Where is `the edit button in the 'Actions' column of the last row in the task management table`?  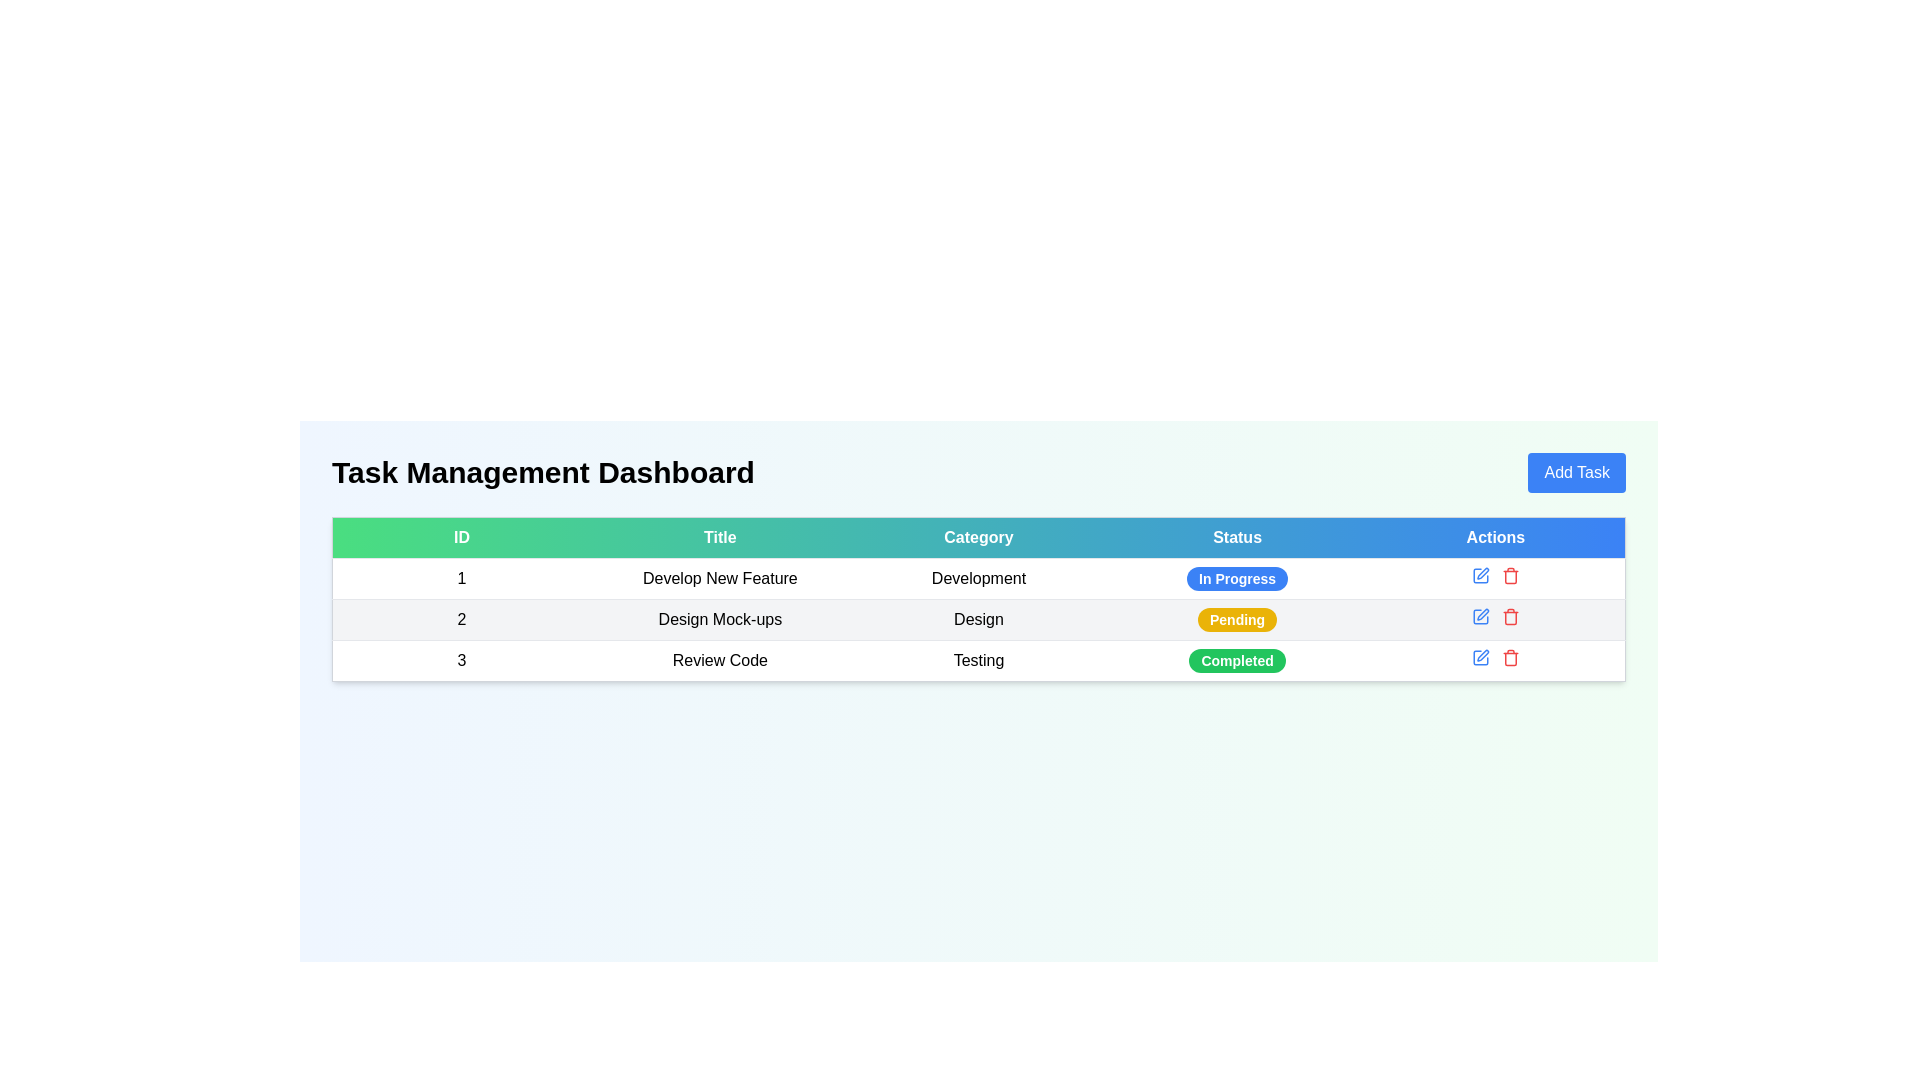 the edit button in the 'Actions' column of the last row in the task management table is located at coordinates (1480, 658).